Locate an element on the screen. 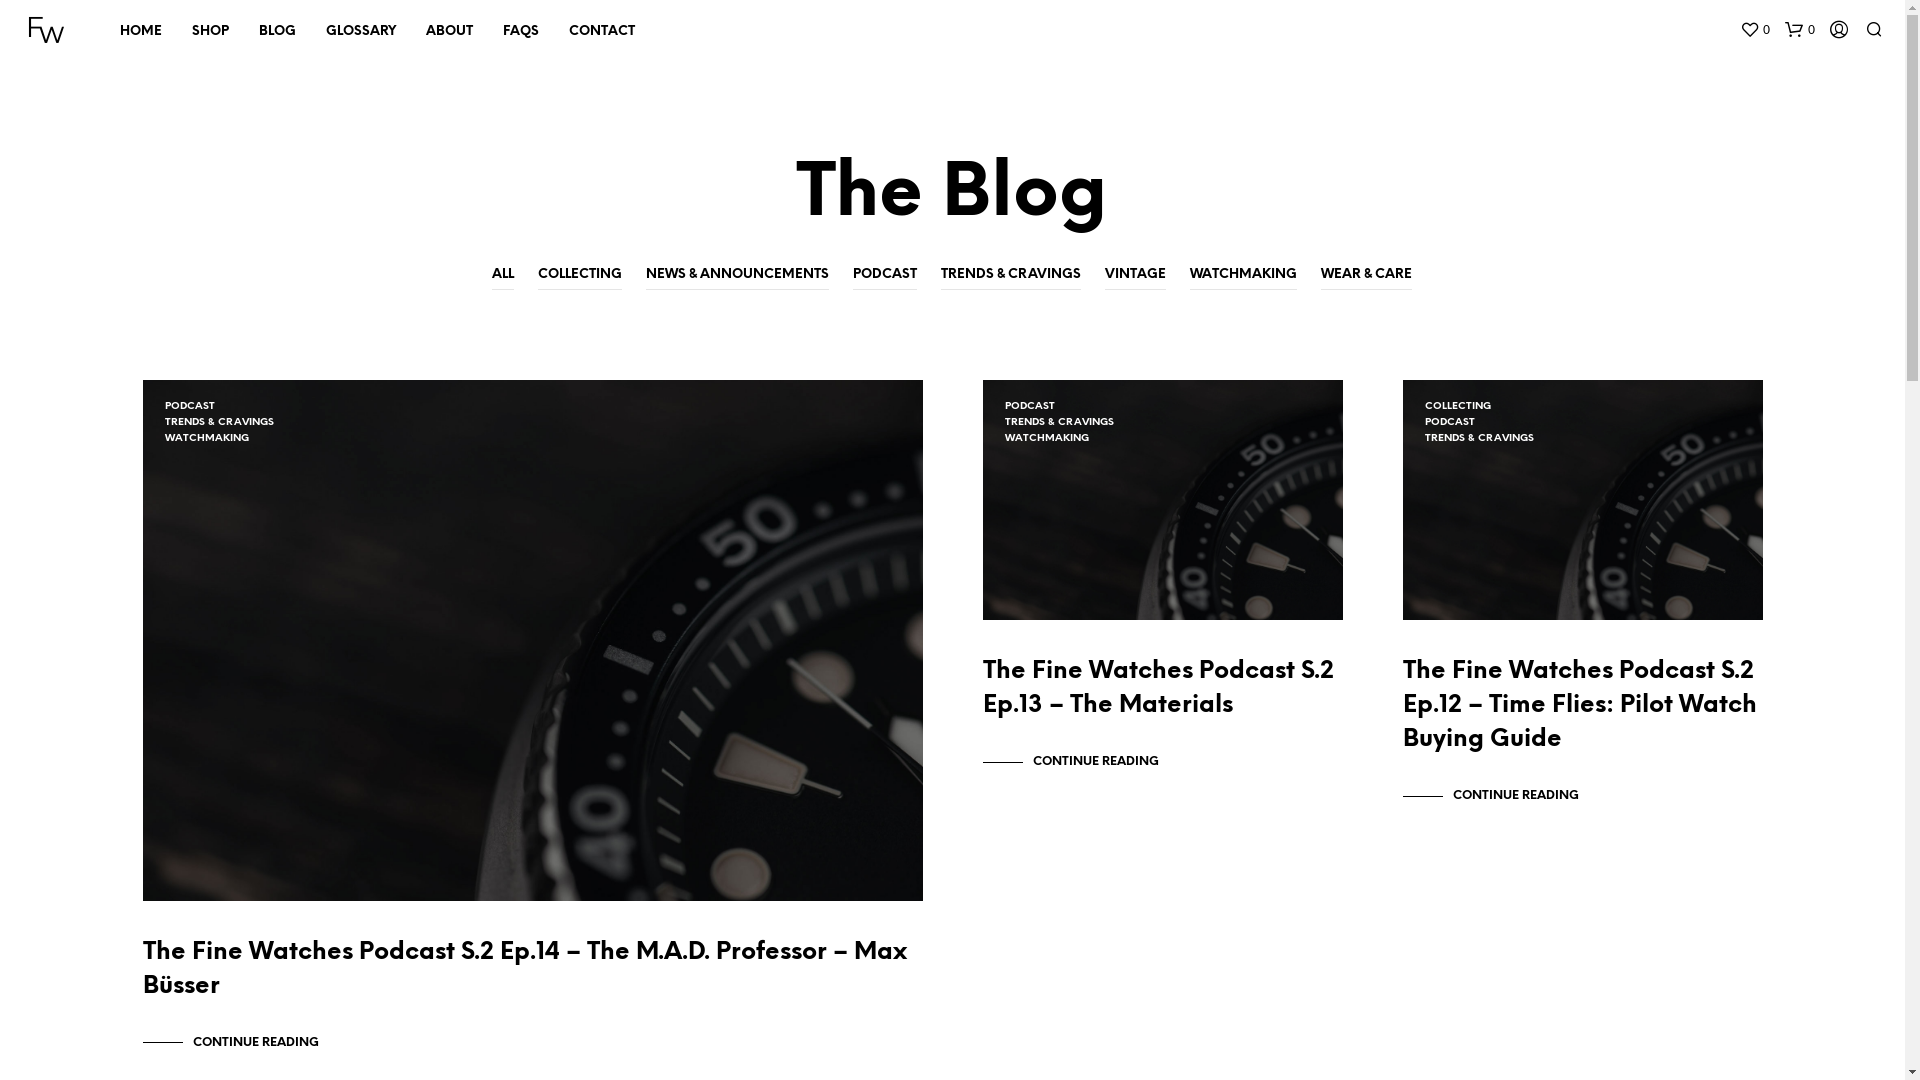 The height and width of the screenshot is (1080, 1920). '0' is located at coordinates (1754, 30).